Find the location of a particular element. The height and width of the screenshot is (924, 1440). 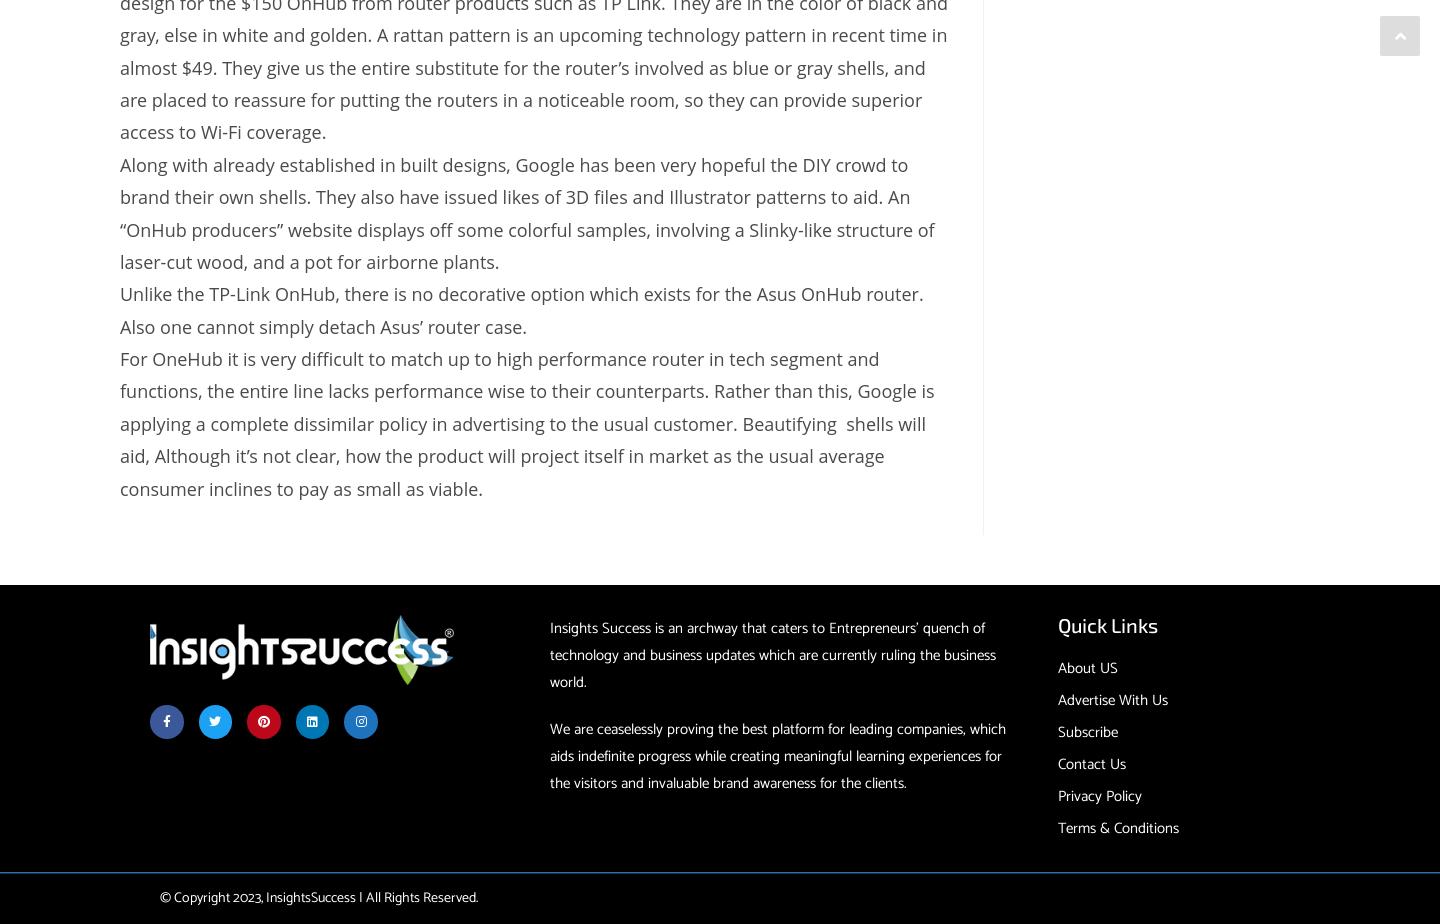

'We are ceaselessly proving the best platform for leading companies, which aids indefinite progress while creating meaningful learning experiences for the visitors and invaluable brand awareness for the clients.' is located at coordinates (776, 756).